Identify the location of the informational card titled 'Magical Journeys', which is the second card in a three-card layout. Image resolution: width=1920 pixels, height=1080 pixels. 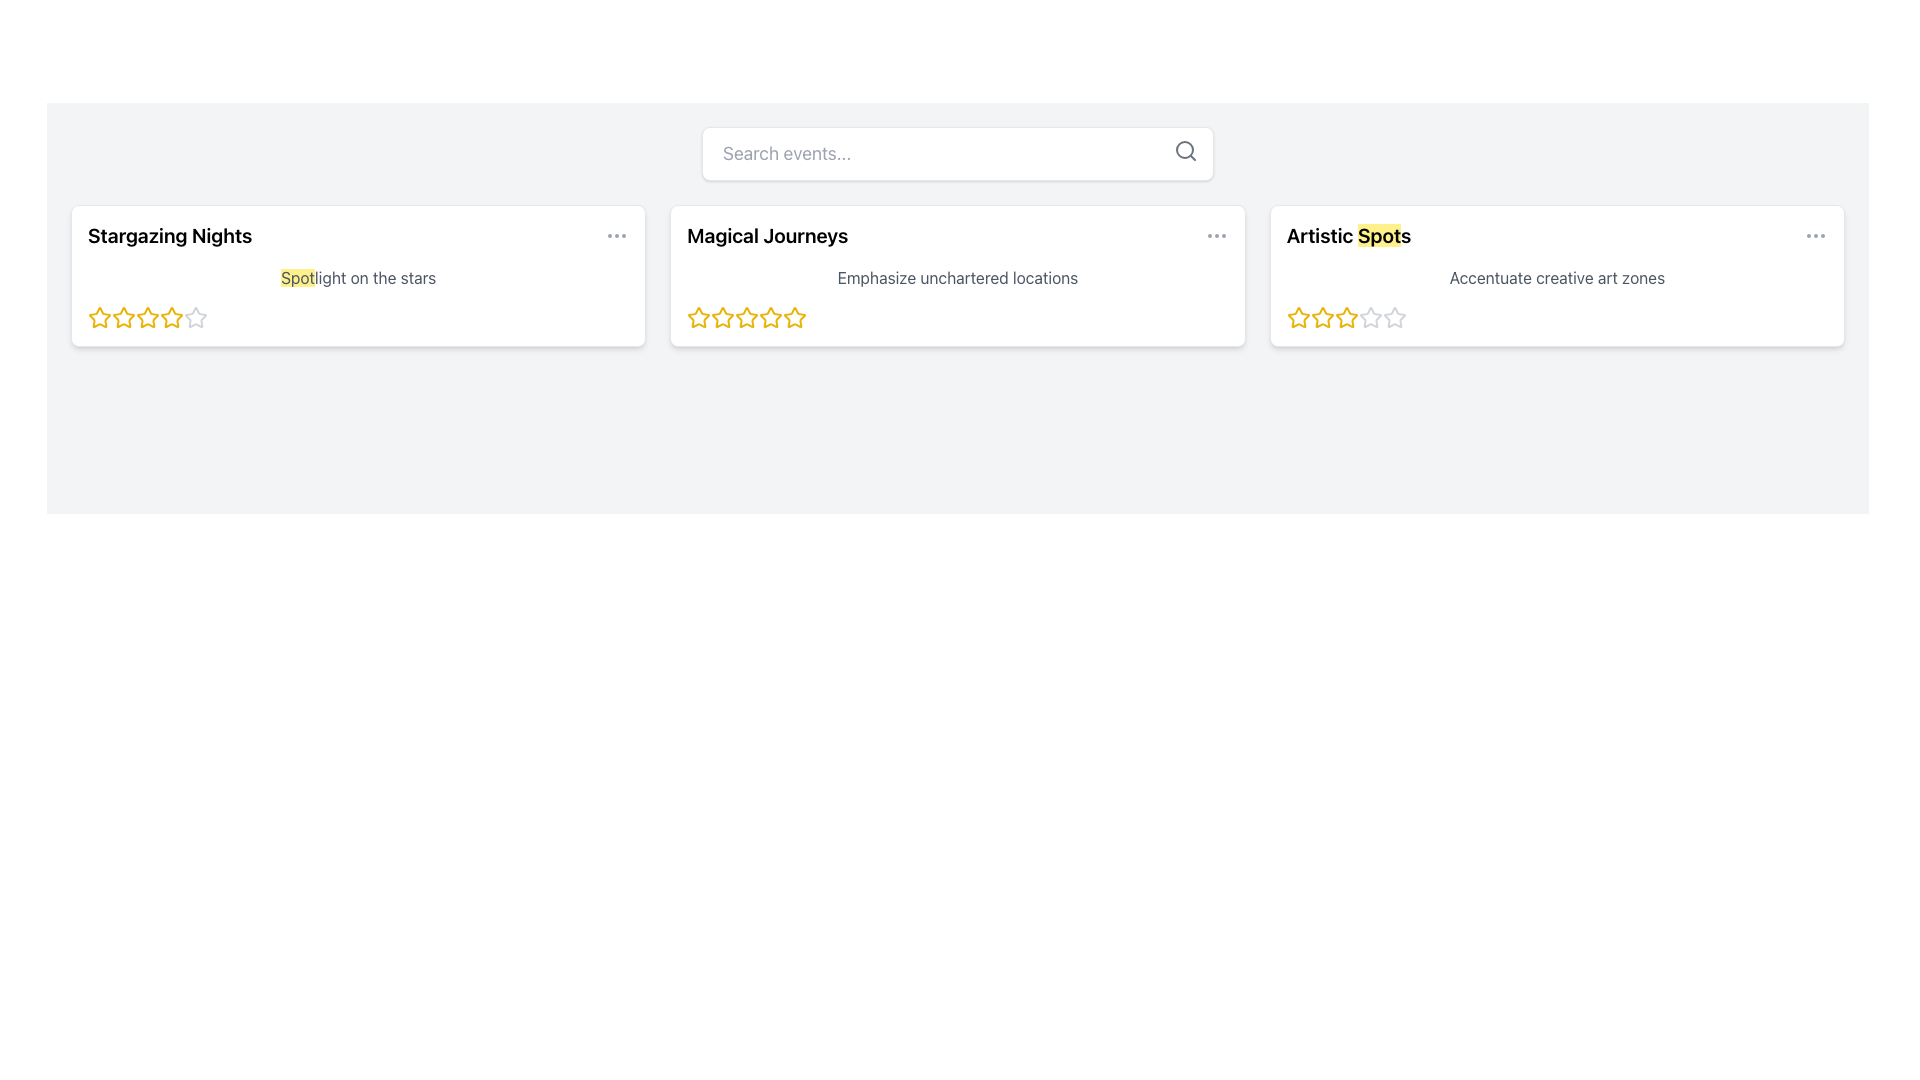
(957, 276).